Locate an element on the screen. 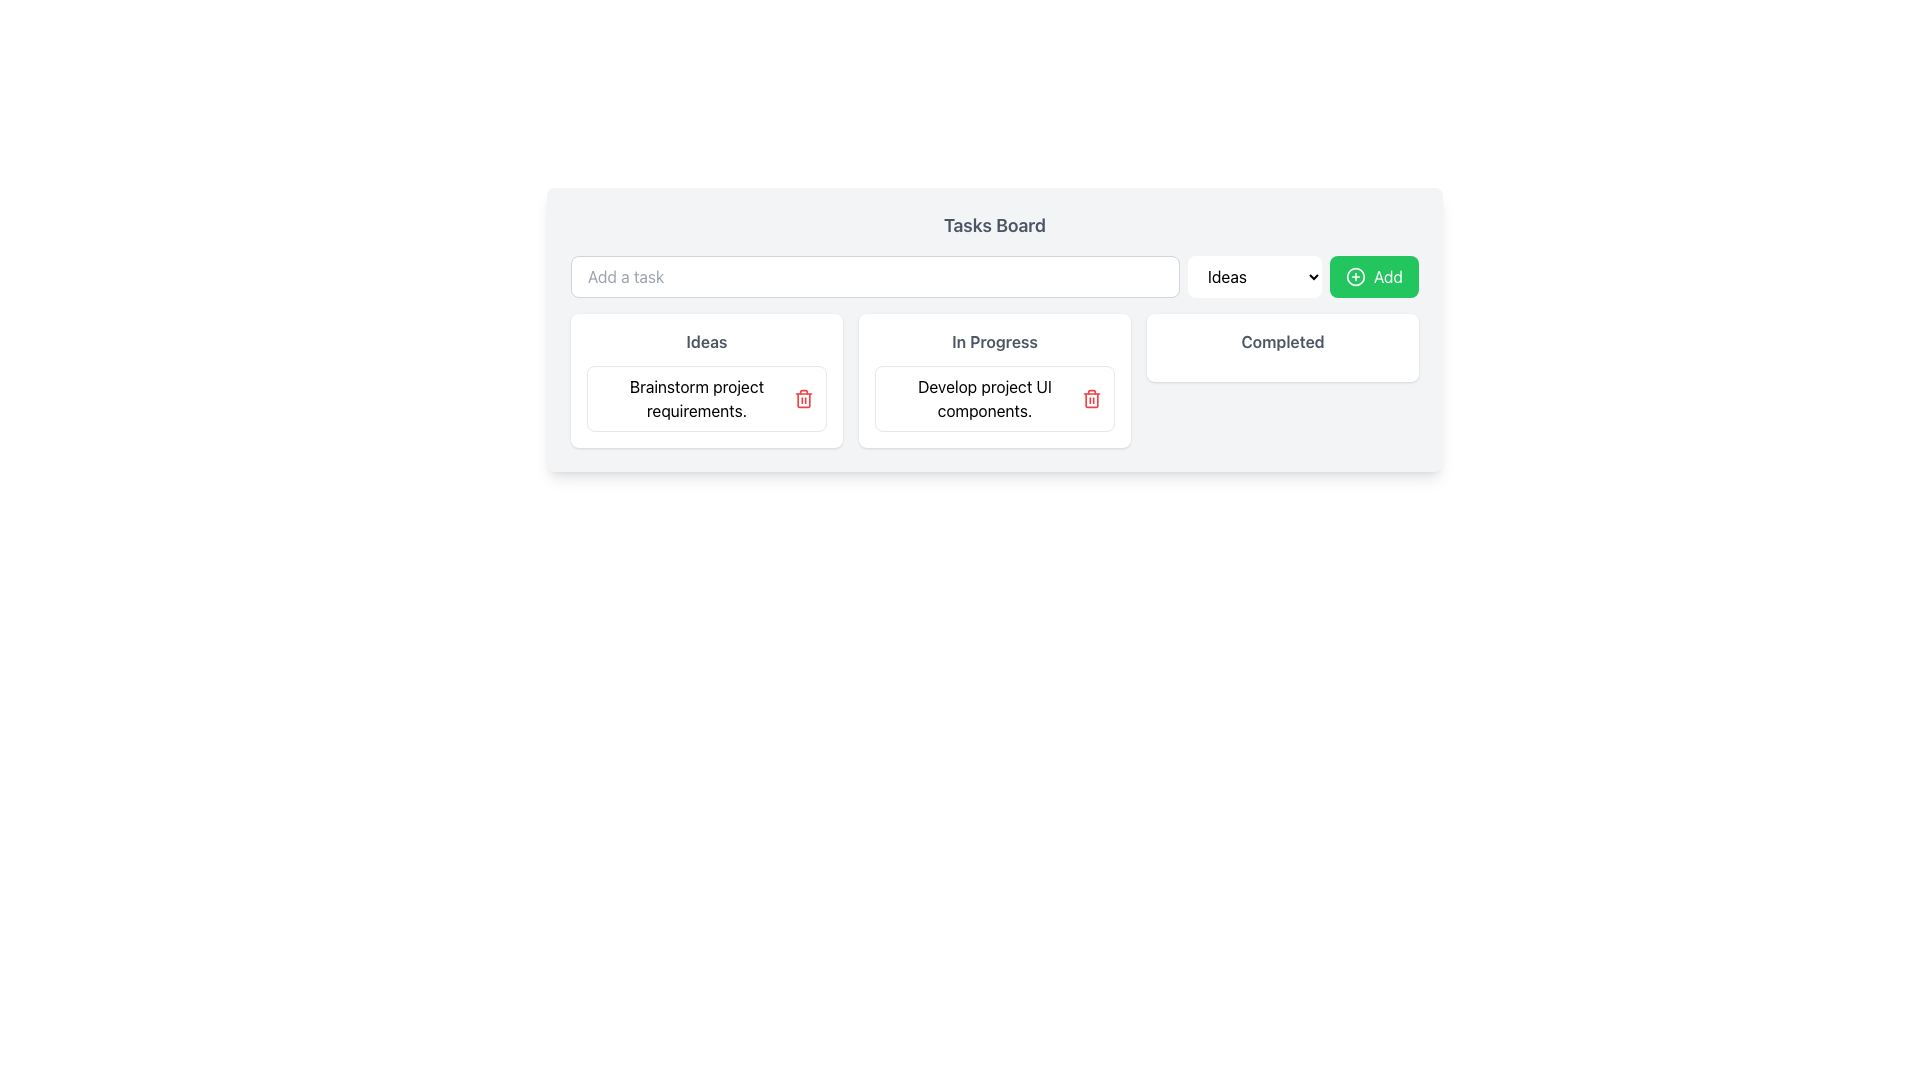  the task card labeled 'Develop project UI components.' located in the 'In Progress' section is located at coordinates (994, 398).